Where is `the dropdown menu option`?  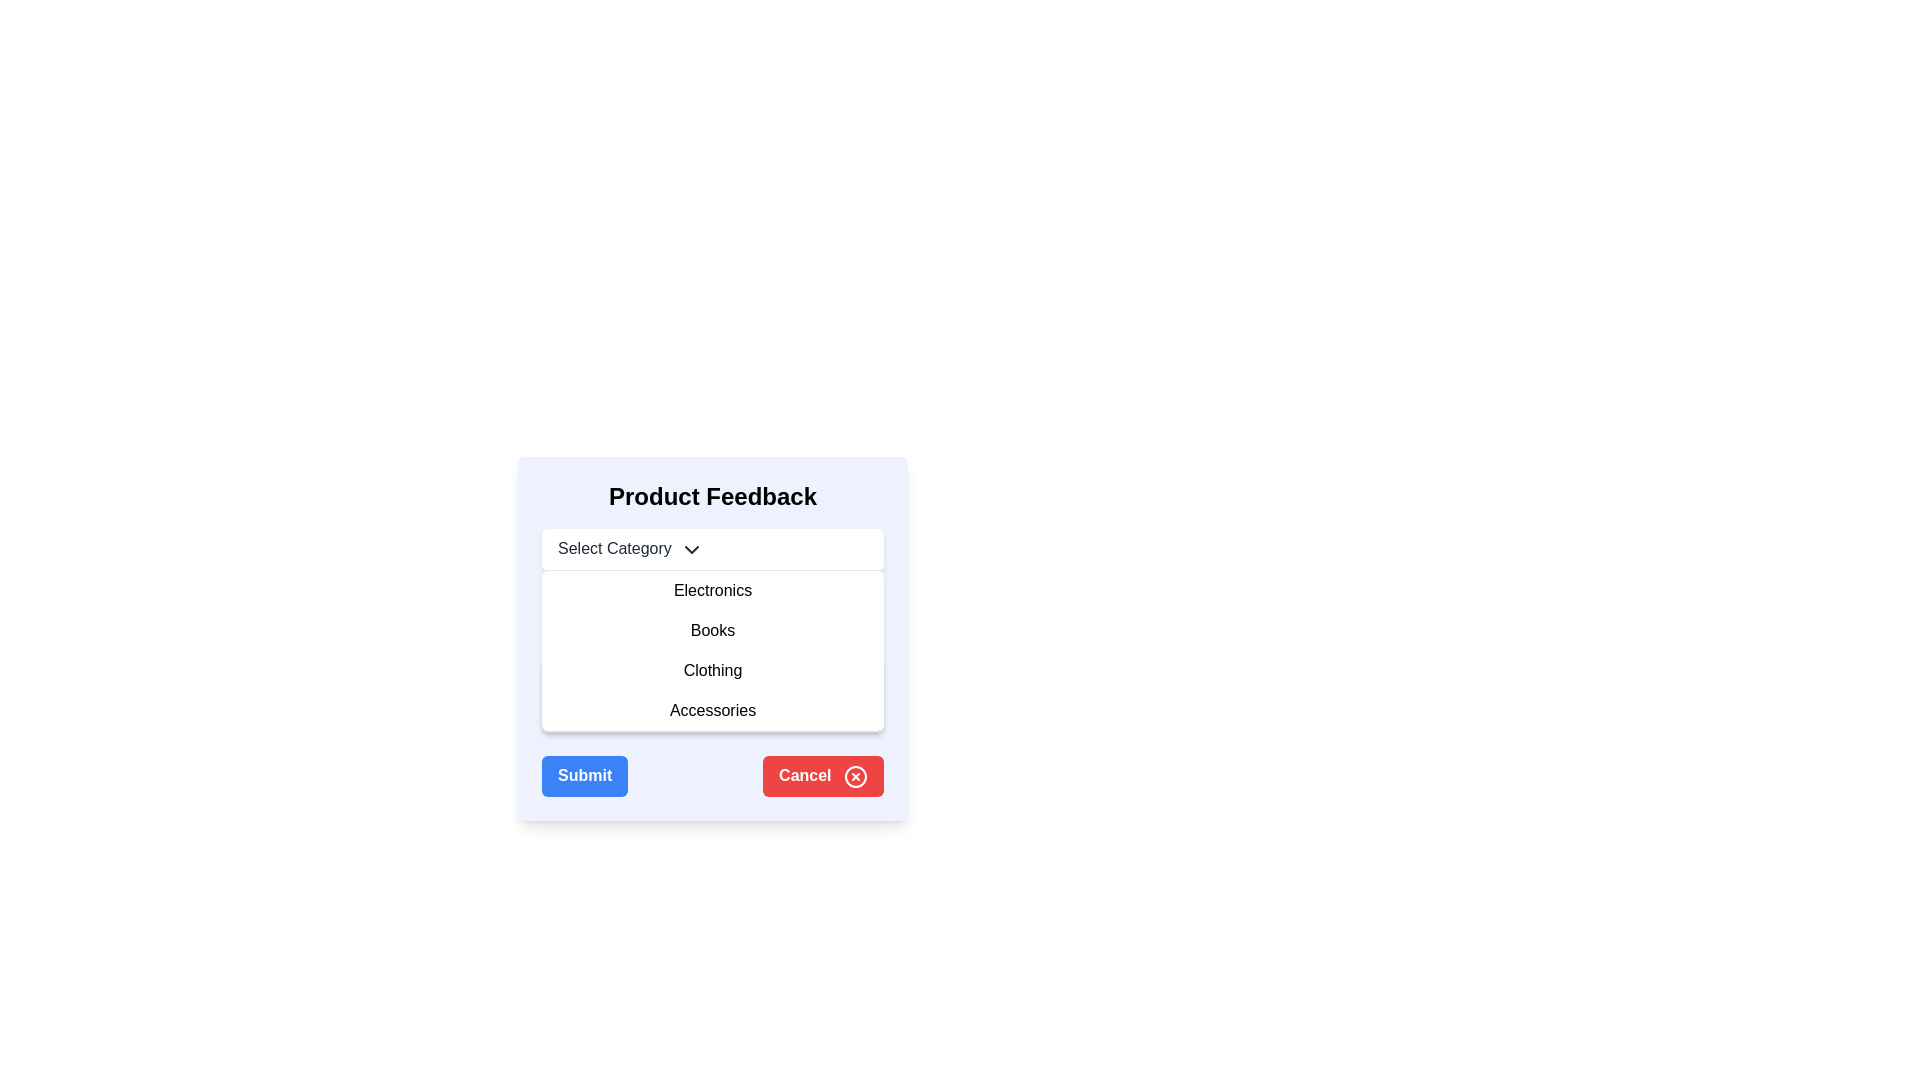 the dropdown menu option is located at coordinates (713, 650).